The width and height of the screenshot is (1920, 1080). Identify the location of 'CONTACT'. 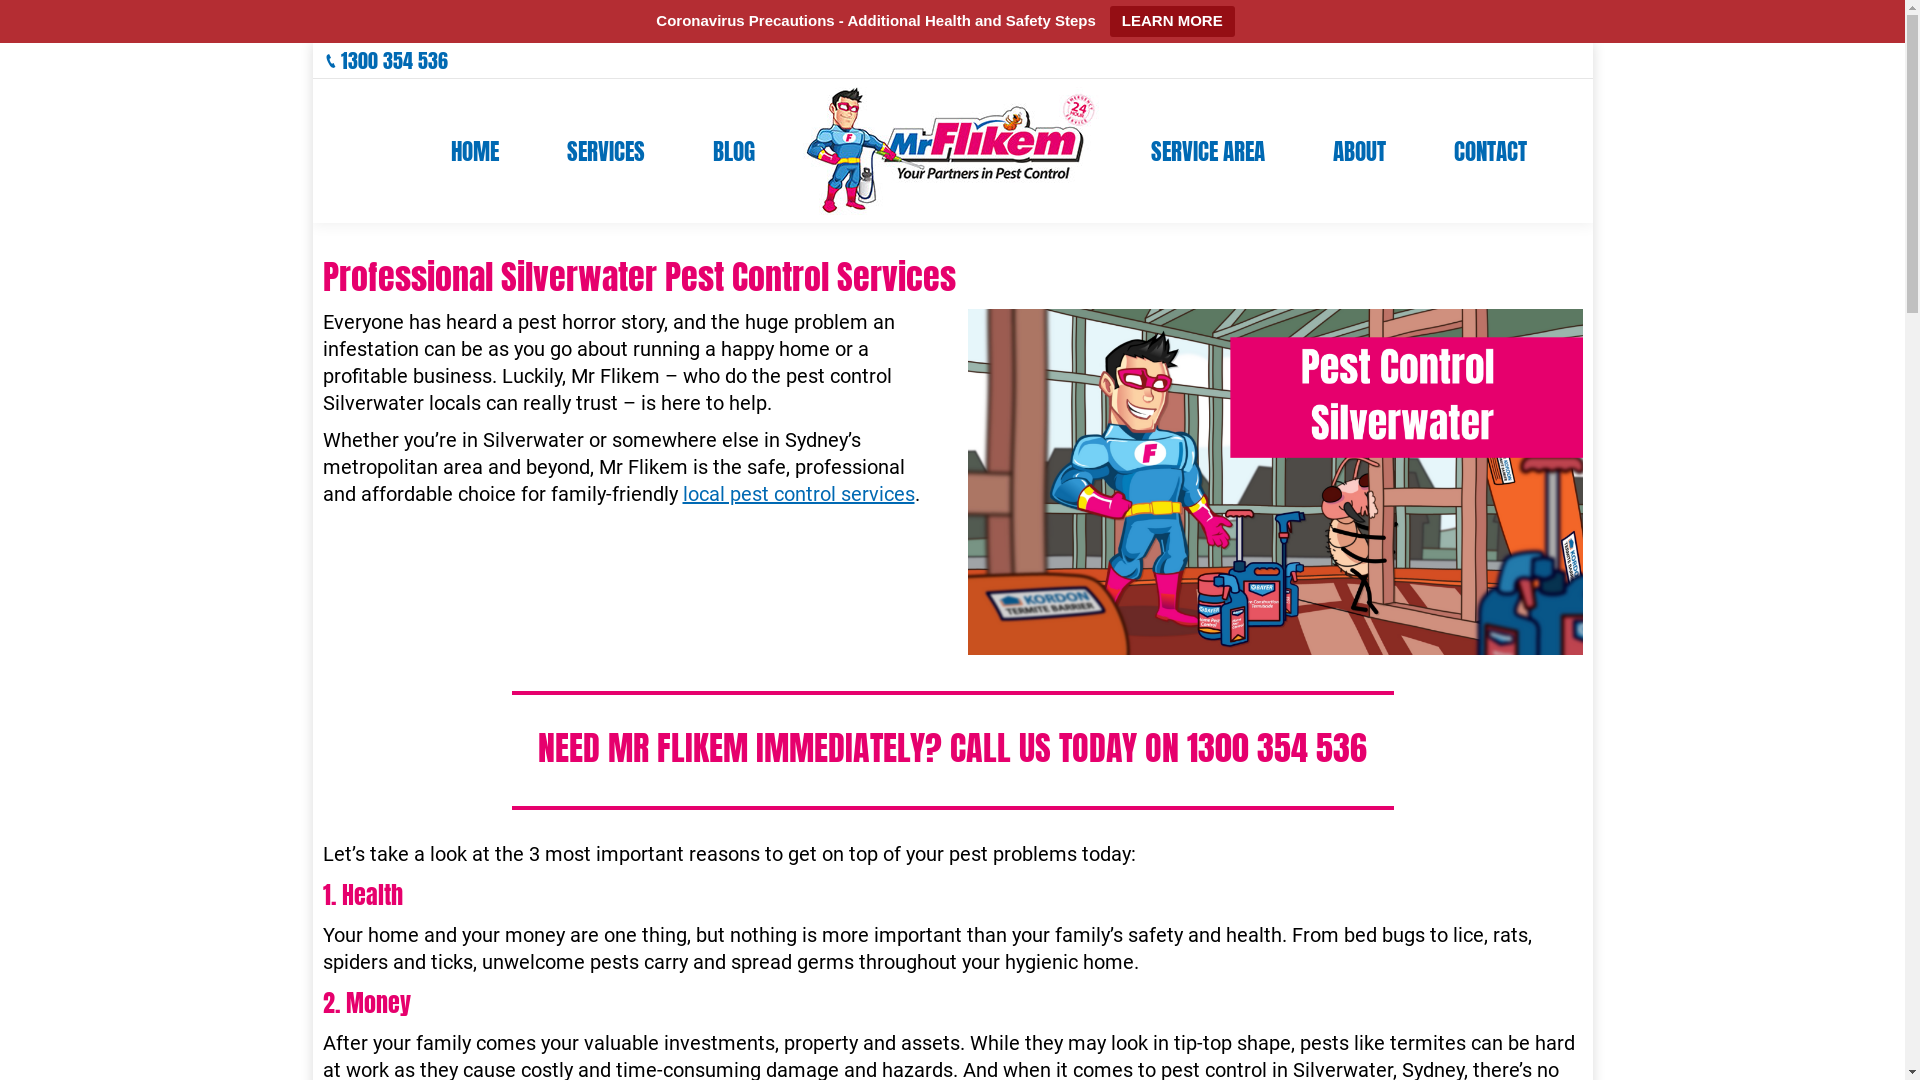
(1490, 149).